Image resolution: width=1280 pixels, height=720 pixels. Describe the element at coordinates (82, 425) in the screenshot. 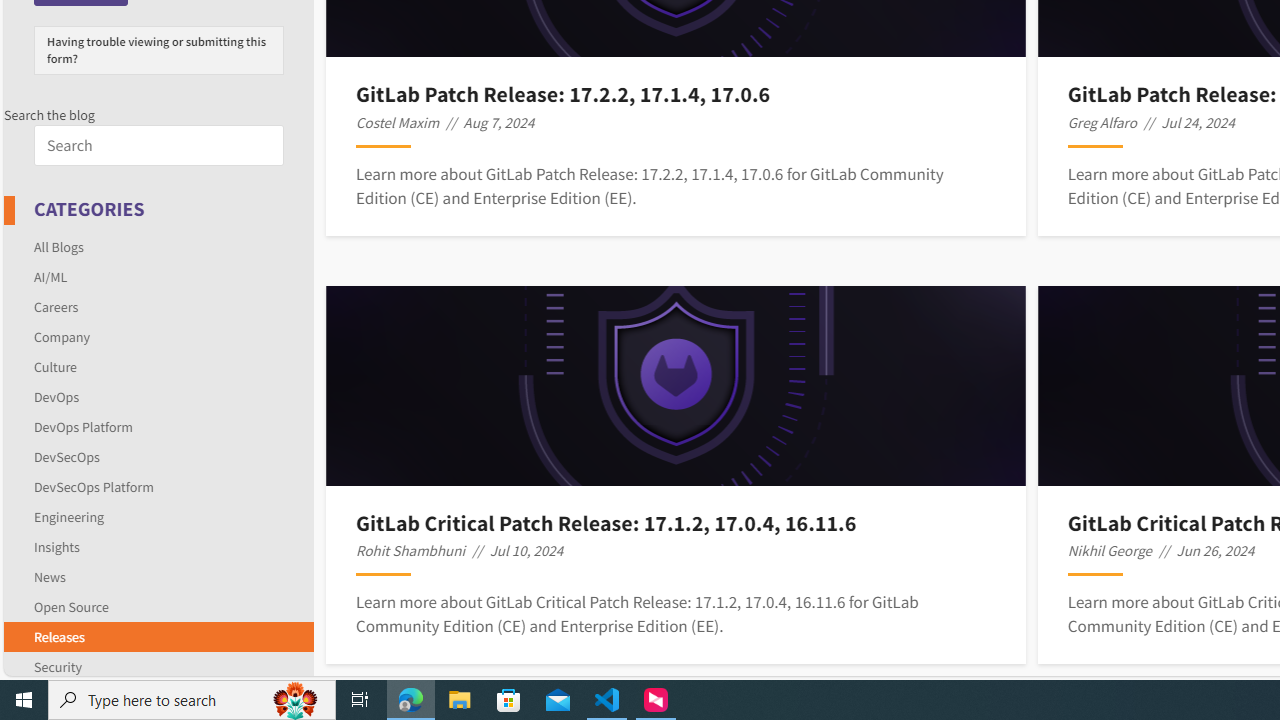

I see `'DevOps Platform'` at that location.